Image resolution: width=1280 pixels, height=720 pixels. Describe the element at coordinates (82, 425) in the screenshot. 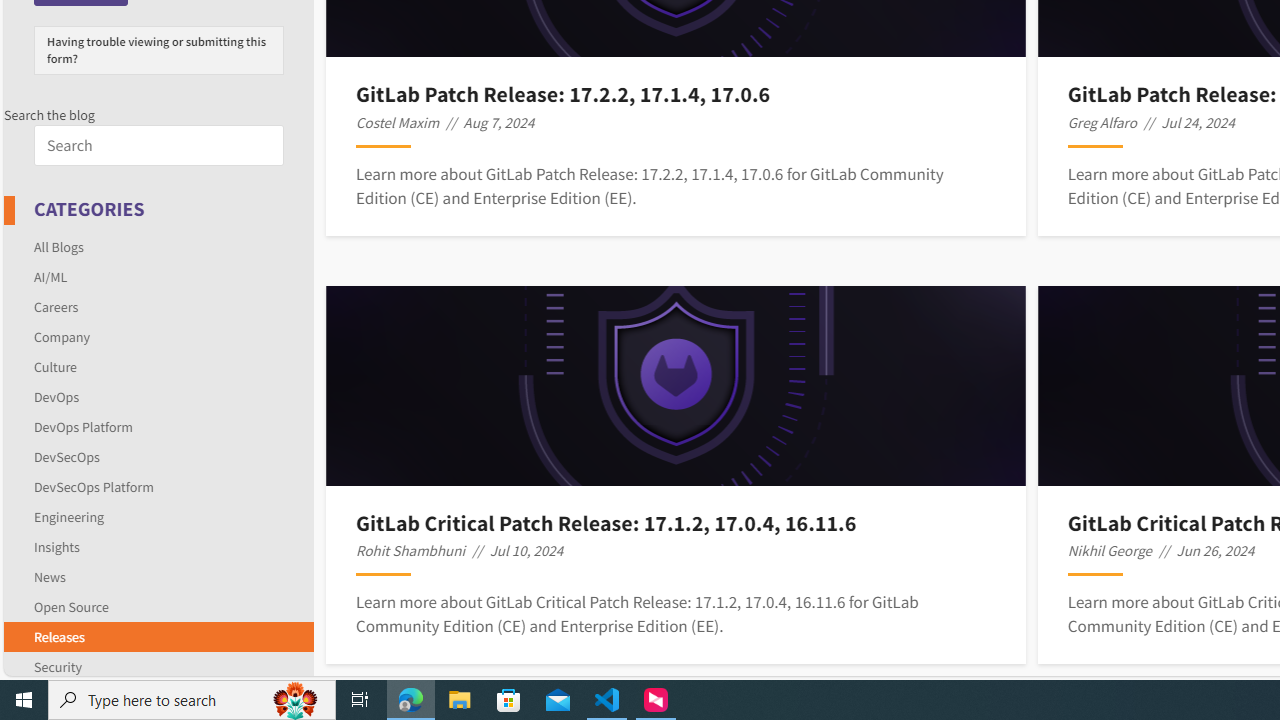

I see `'DevOps Platform'` at that location.